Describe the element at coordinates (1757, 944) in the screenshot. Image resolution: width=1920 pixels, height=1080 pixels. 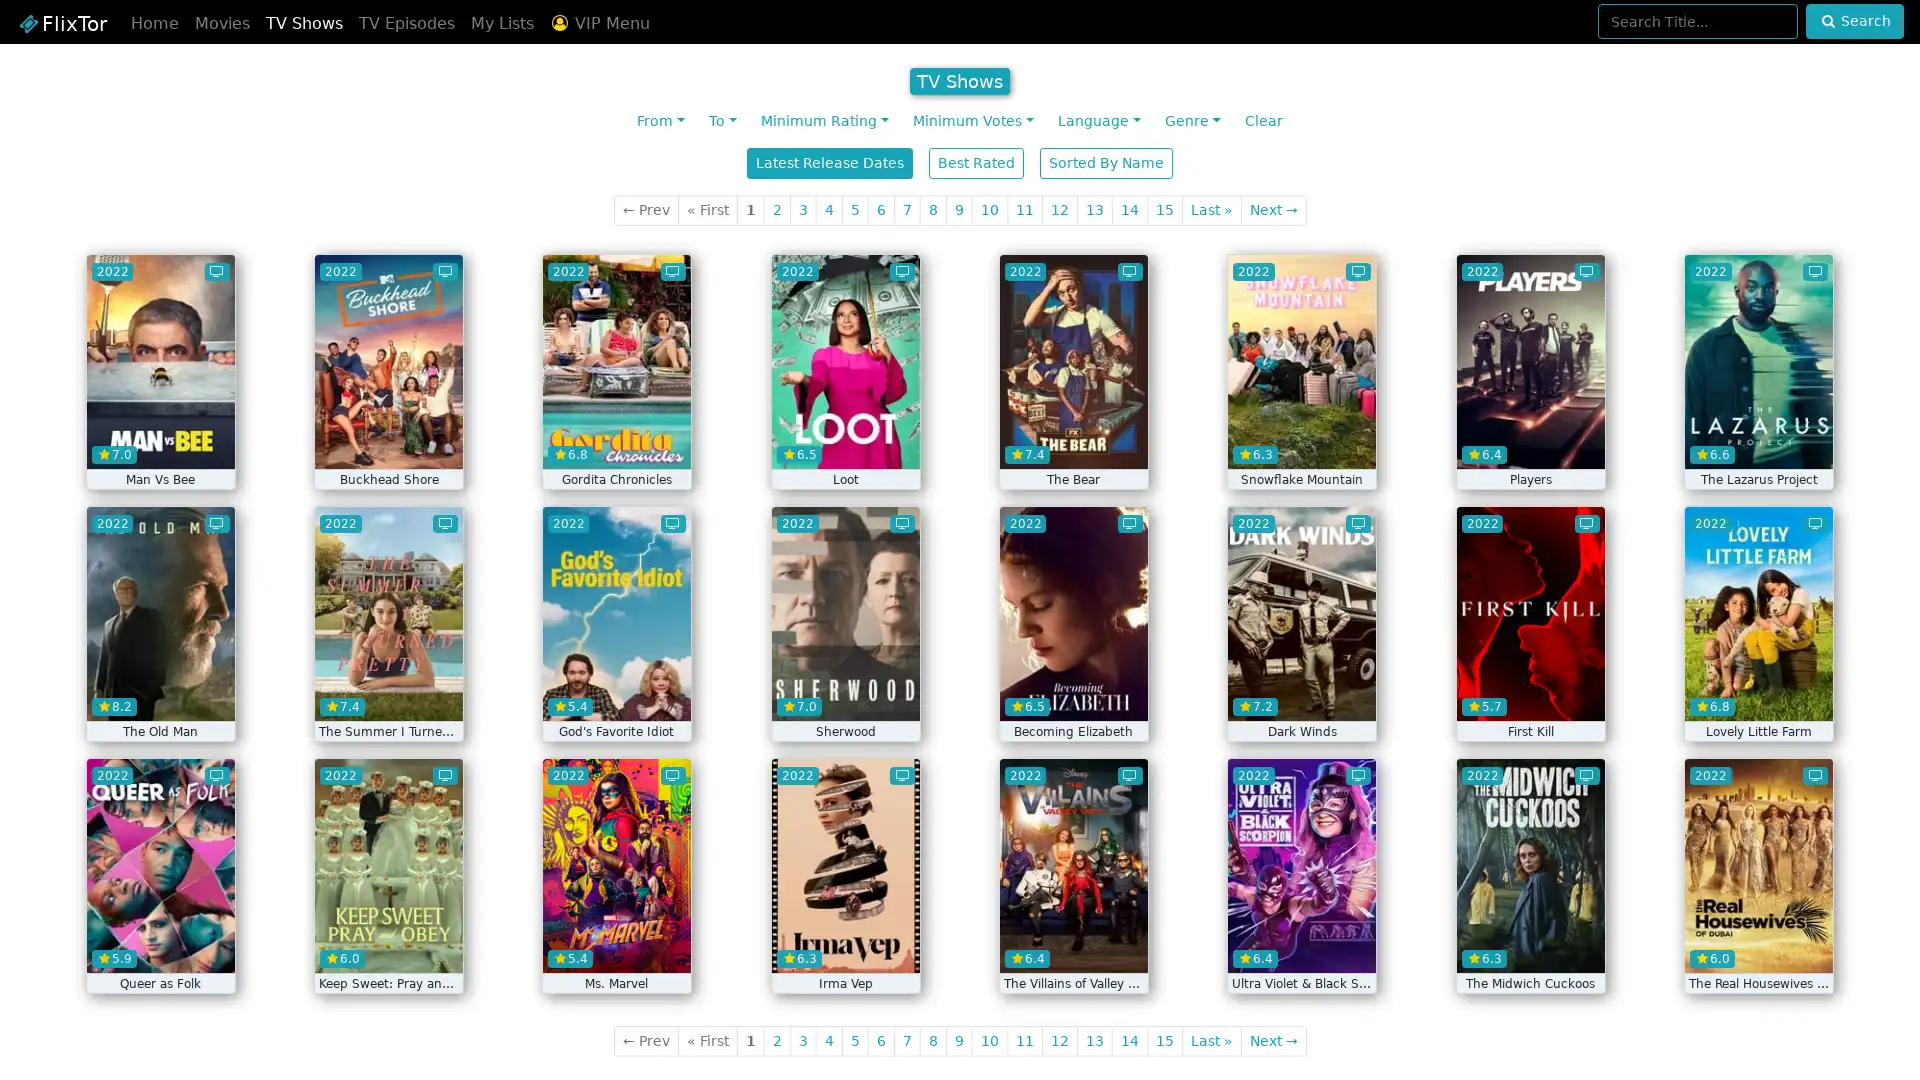
I see `Watch Now` at that location.